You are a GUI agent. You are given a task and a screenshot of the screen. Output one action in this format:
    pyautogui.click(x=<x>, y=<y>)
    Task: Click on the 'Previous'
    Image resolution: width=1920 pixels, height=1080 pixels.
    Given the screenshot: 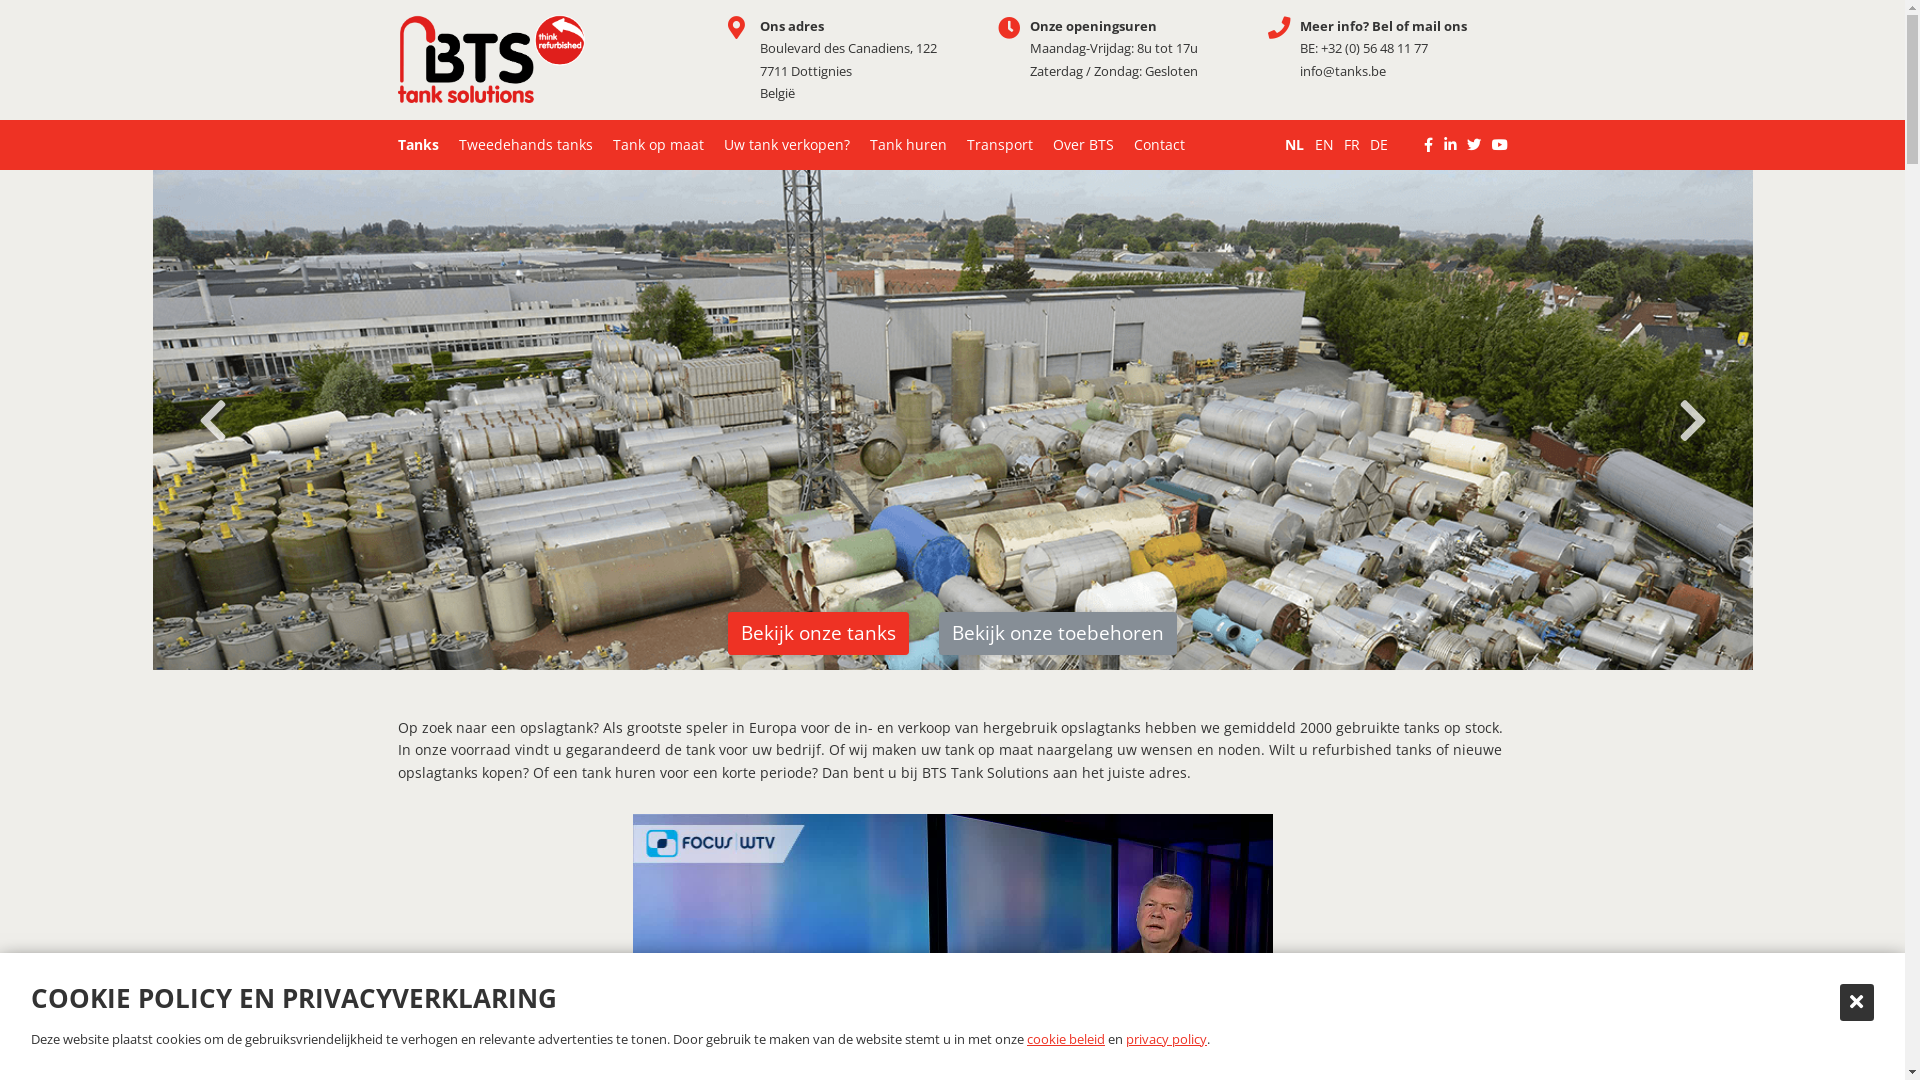 What is the action you would take?
    pyautogui.click(x=182, y=419)
    